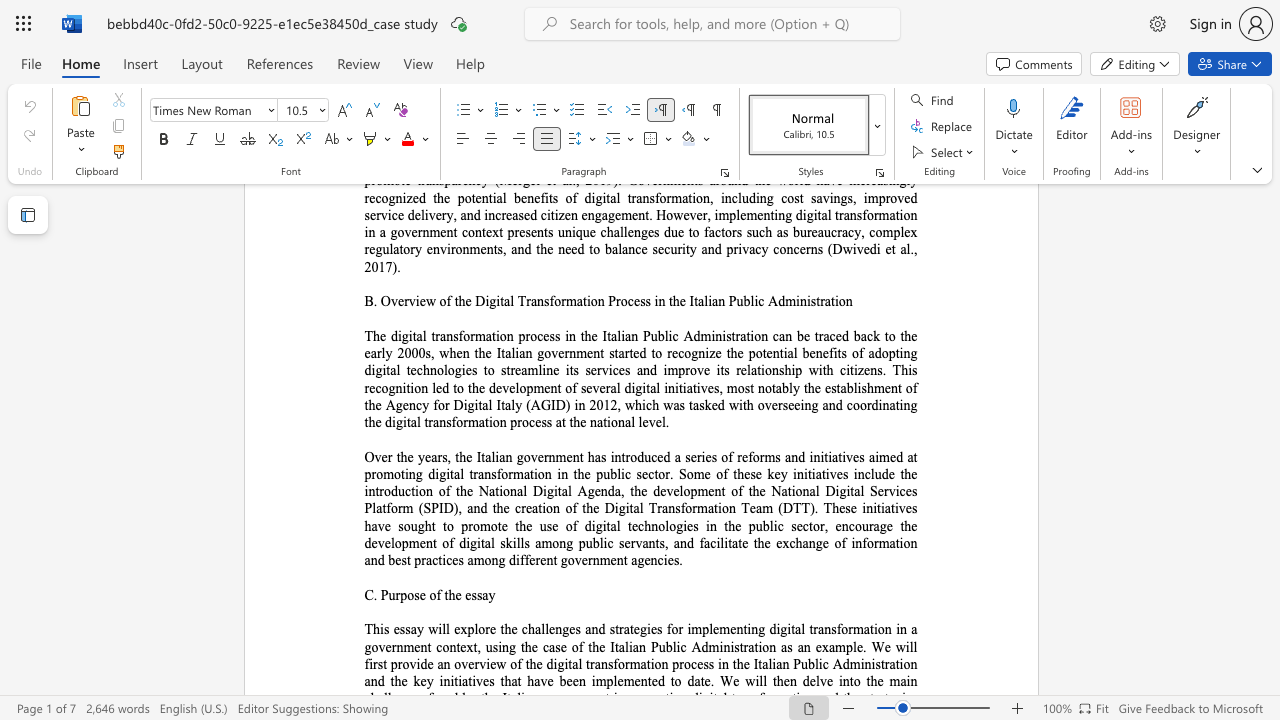  Describe the element at coordinates (375, 594) in the screenshot. I see `the 1th character "." in the text` at that location.